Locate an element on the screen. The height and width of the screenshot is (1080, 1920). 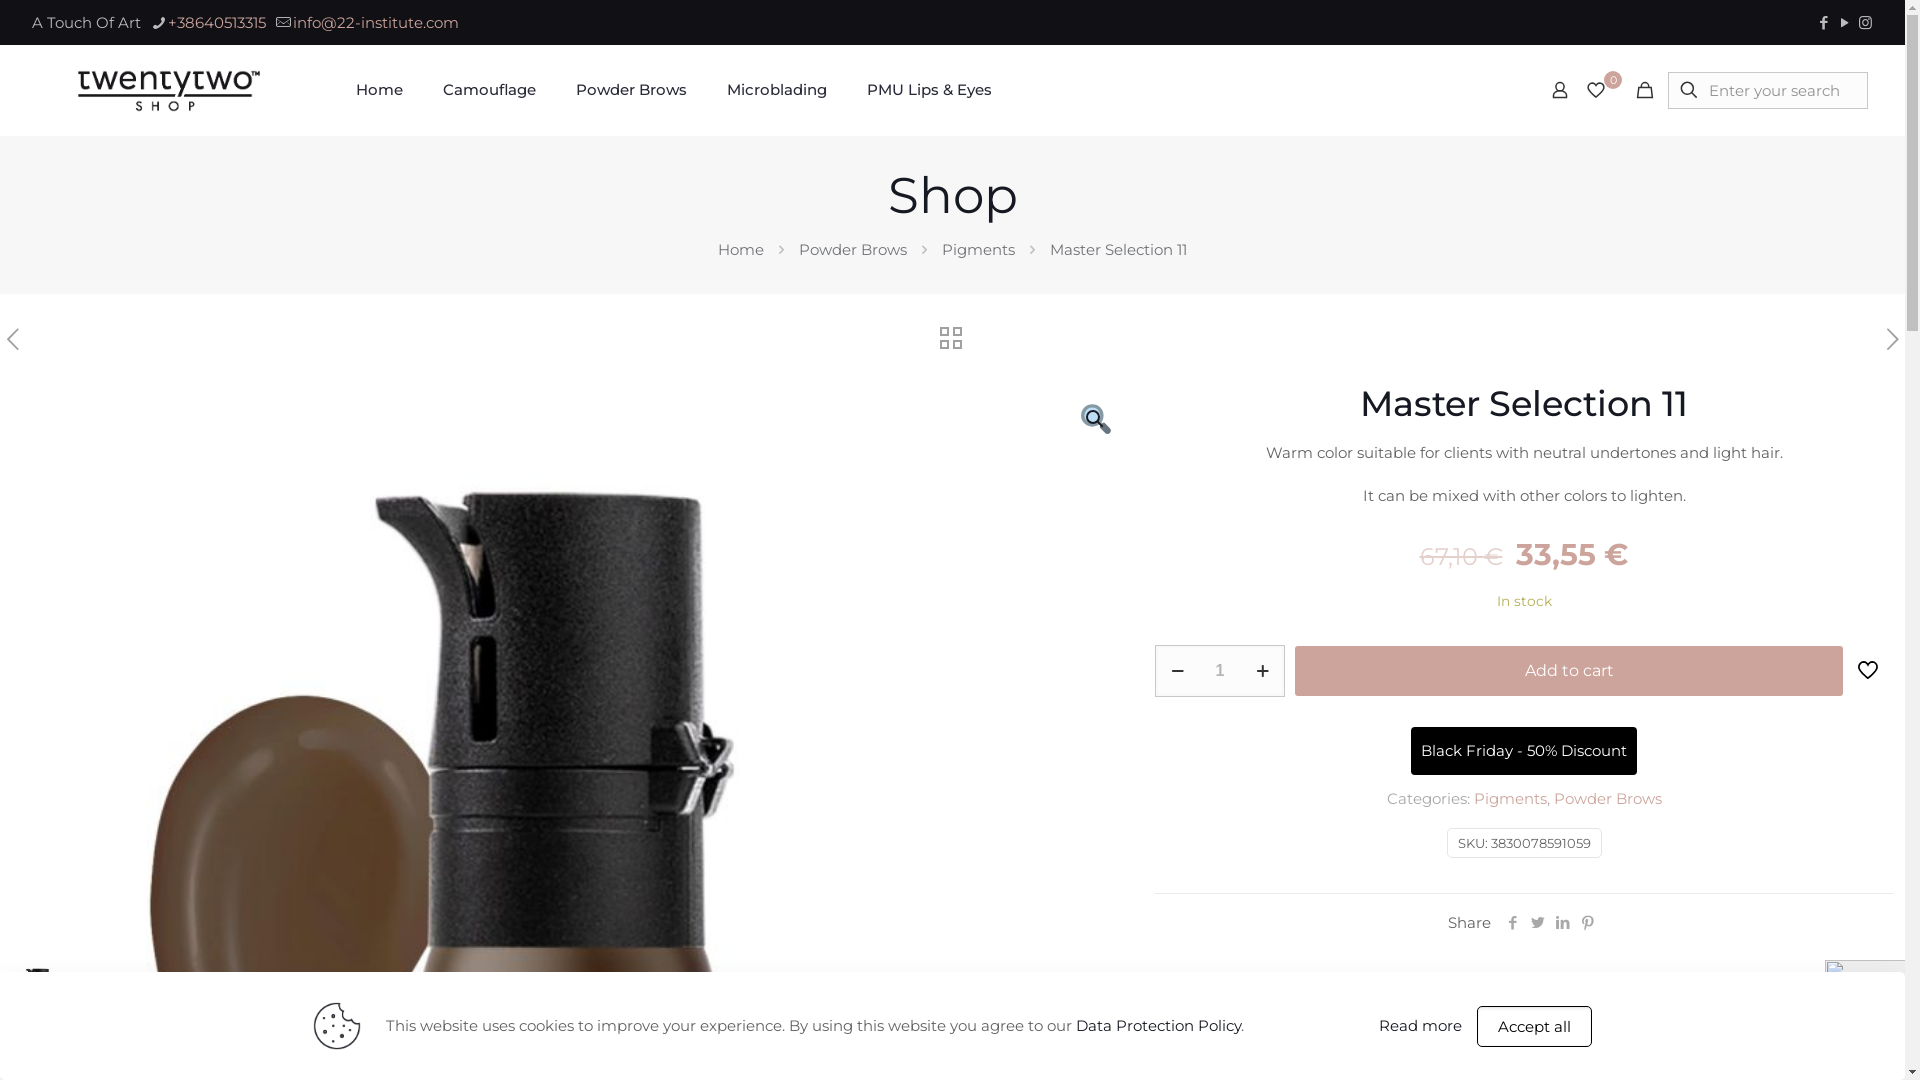
'Home' is located at coordinates (379, 88).